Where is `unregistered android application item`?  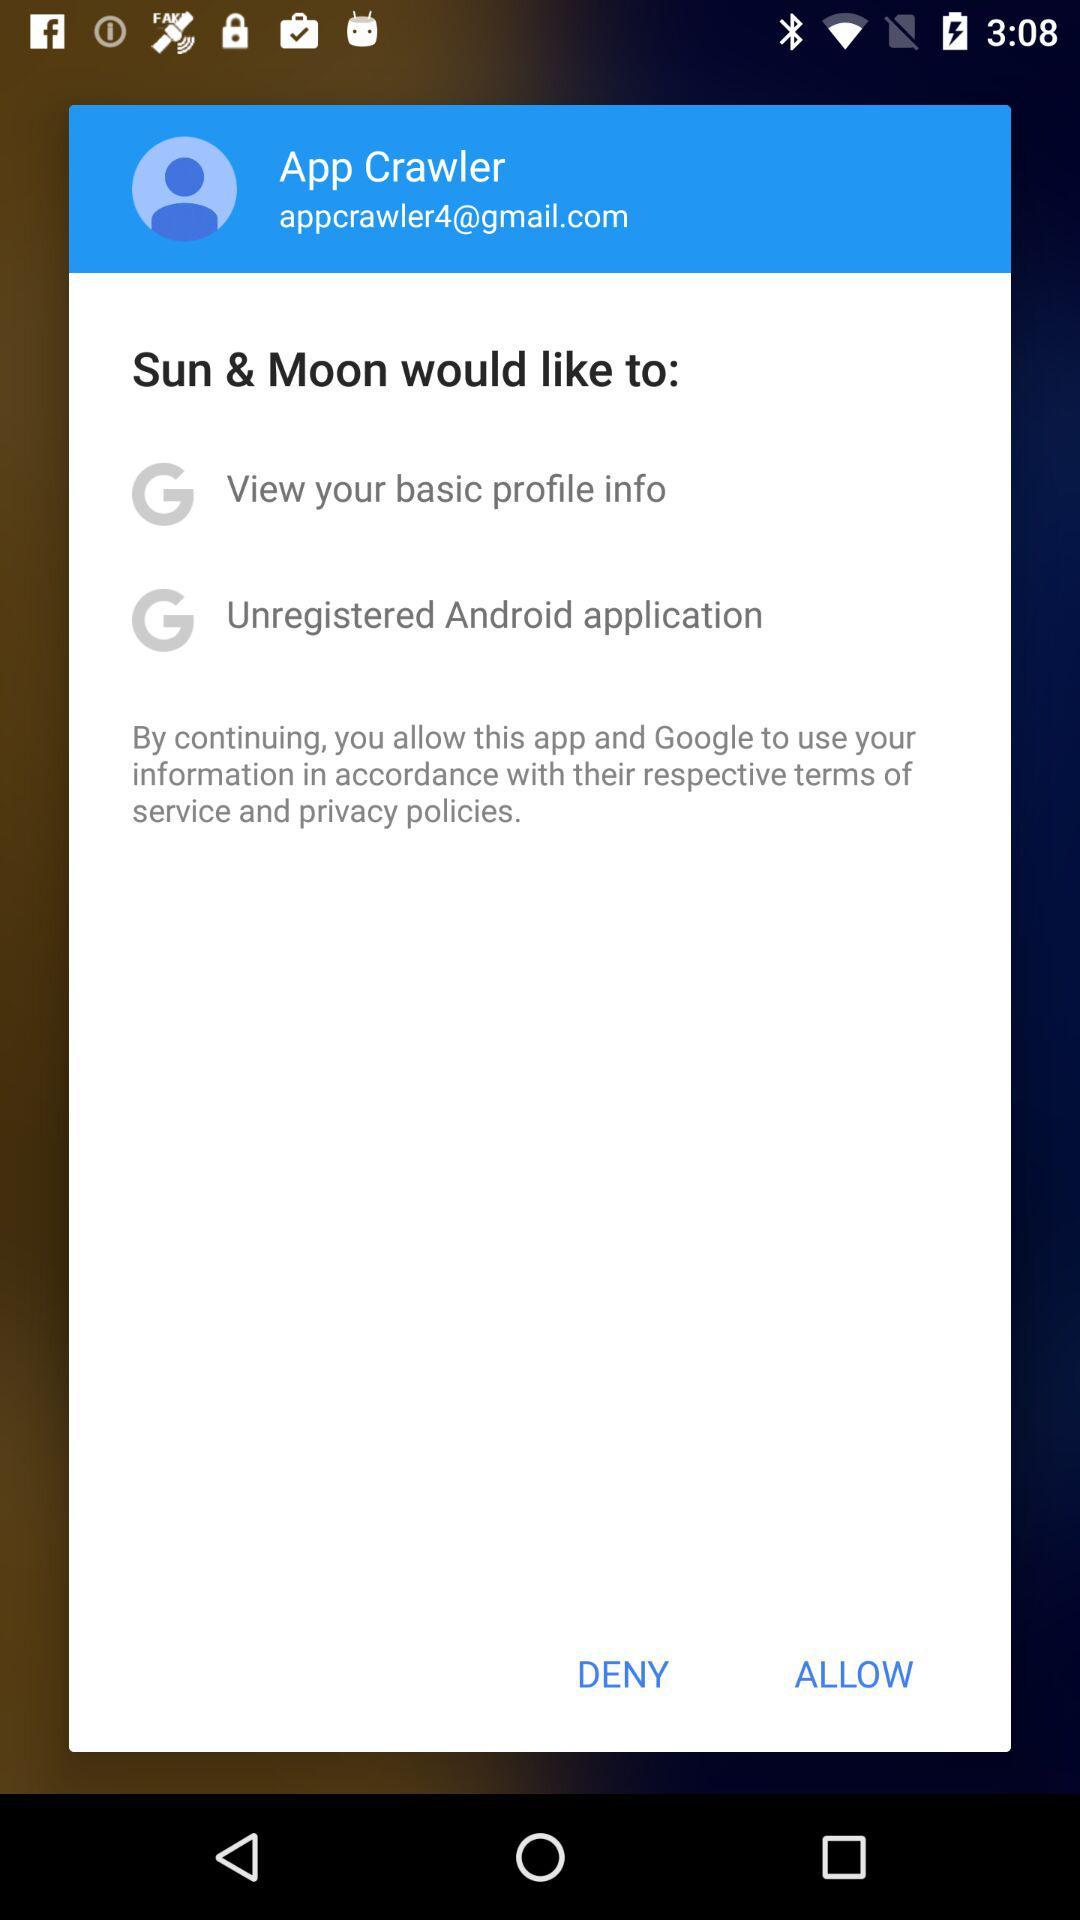 unregistered android application item is located at coordinates (494, 612).